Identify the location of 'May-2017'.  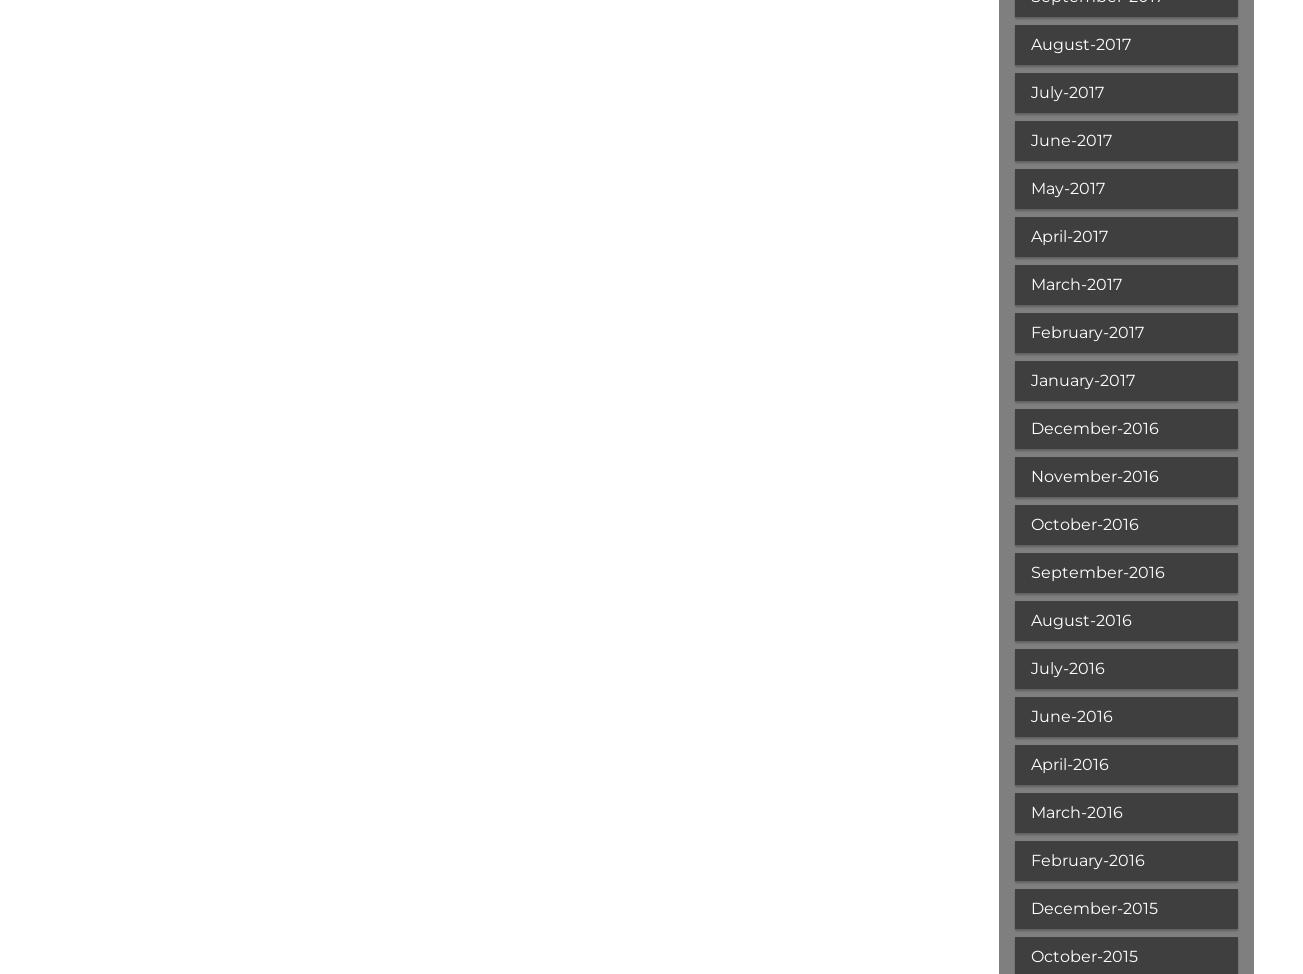
(1030, 188).